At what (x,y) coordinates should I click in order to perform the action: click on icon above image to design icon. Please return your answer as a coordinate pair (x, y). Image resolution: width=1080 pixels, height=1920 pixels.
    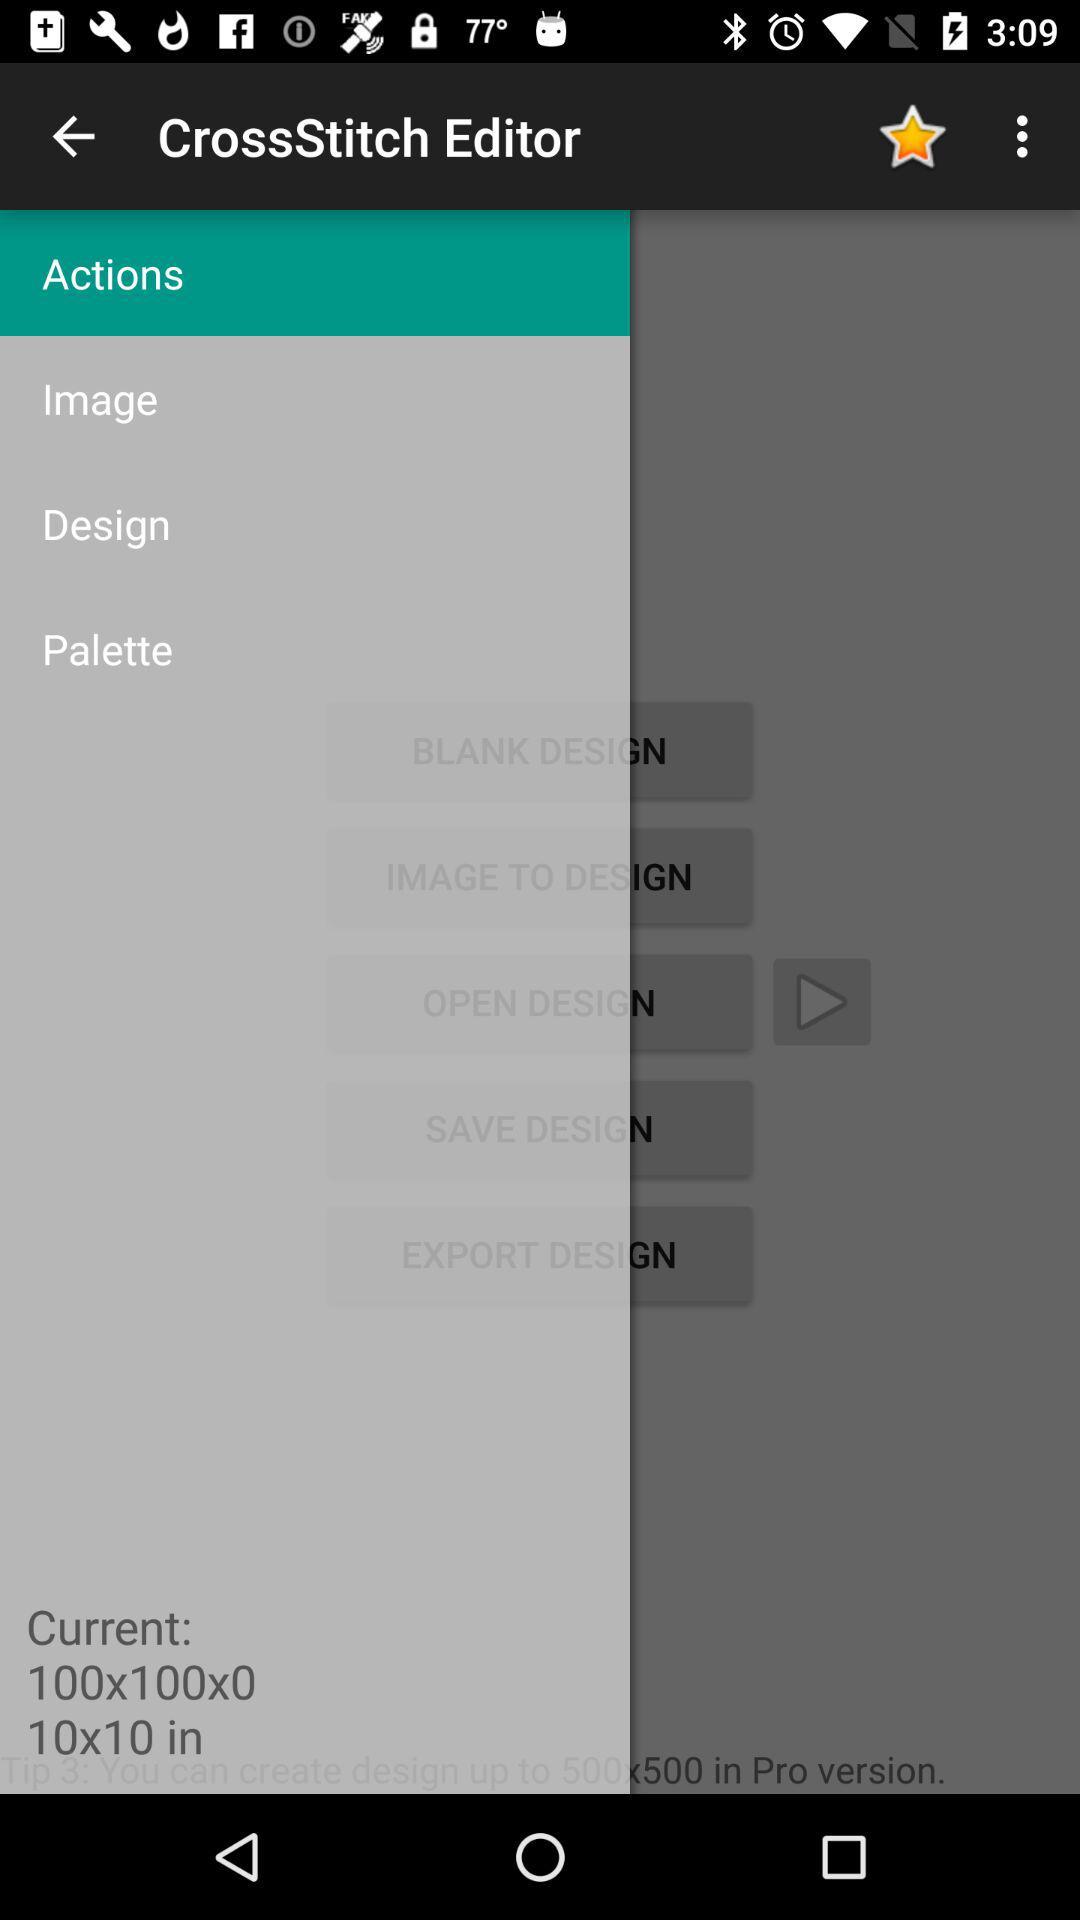
    Looking at the image, I should click on (315, 648).